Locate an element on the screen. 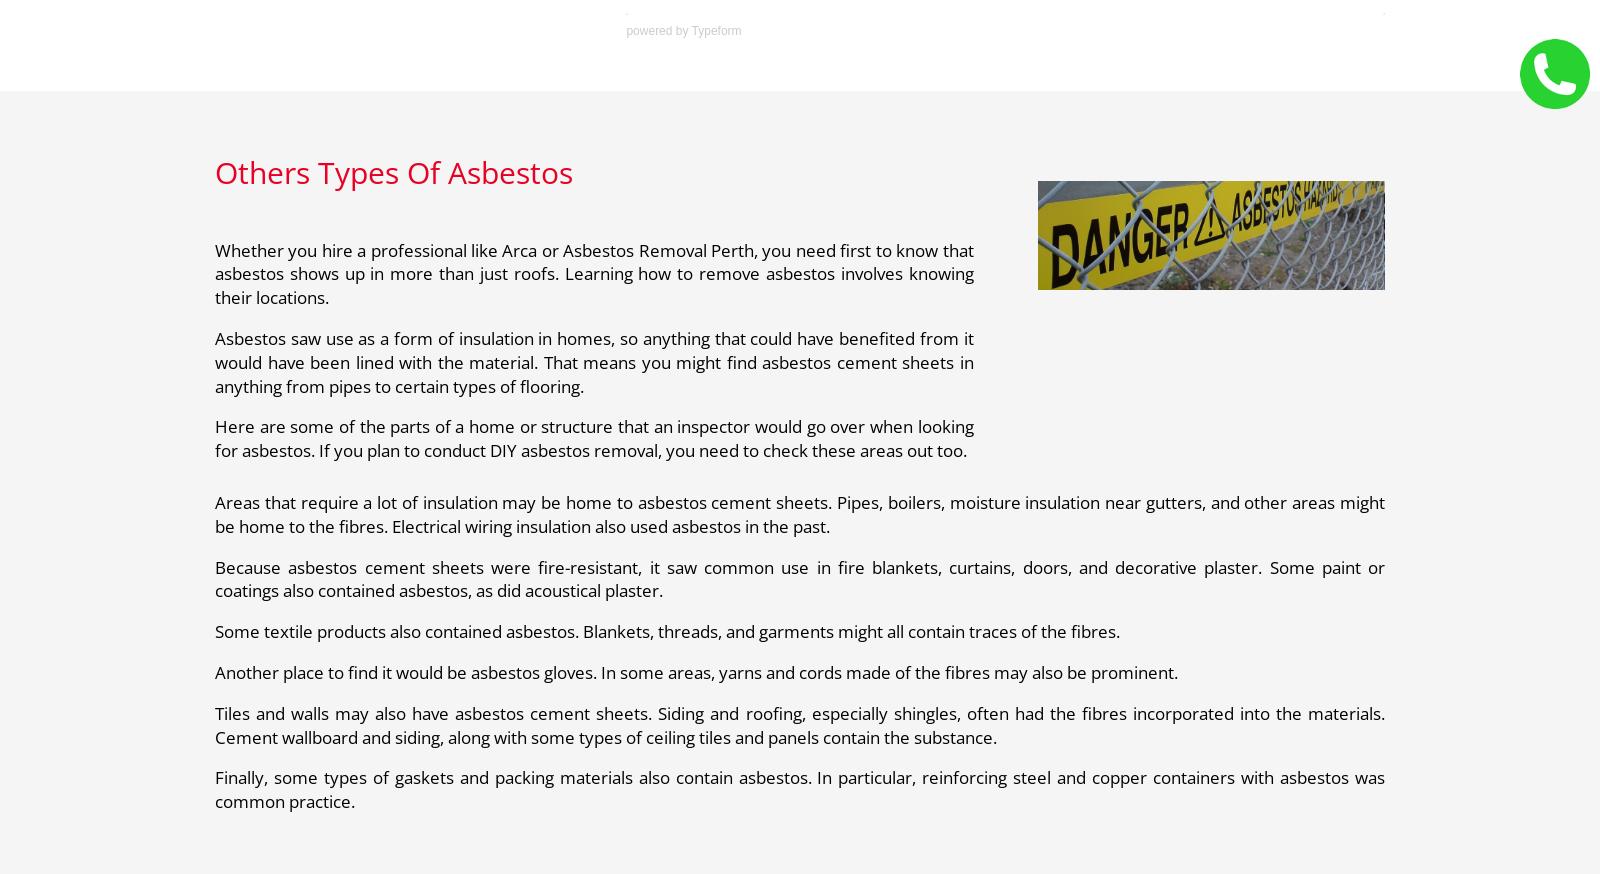  'Whether you hire a professional like Arca or Asbestos Removal Perth, you need first to know that asbestos shows up in more than just roofs. Learning how to remove asbestos involves knowing their locations.' is located at coordinates (593, 273).